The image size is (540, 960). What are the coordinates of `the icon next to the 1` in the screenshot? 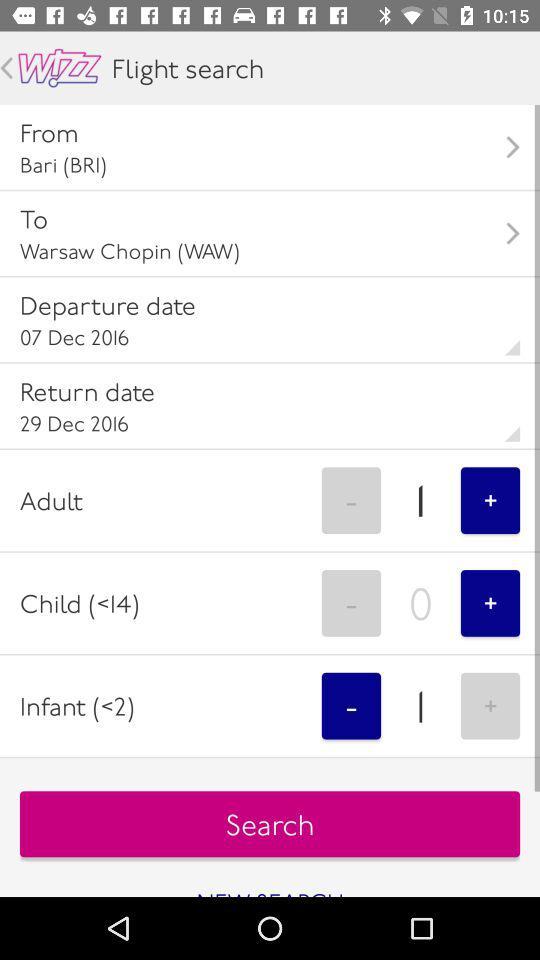 It's located at (489, 499).